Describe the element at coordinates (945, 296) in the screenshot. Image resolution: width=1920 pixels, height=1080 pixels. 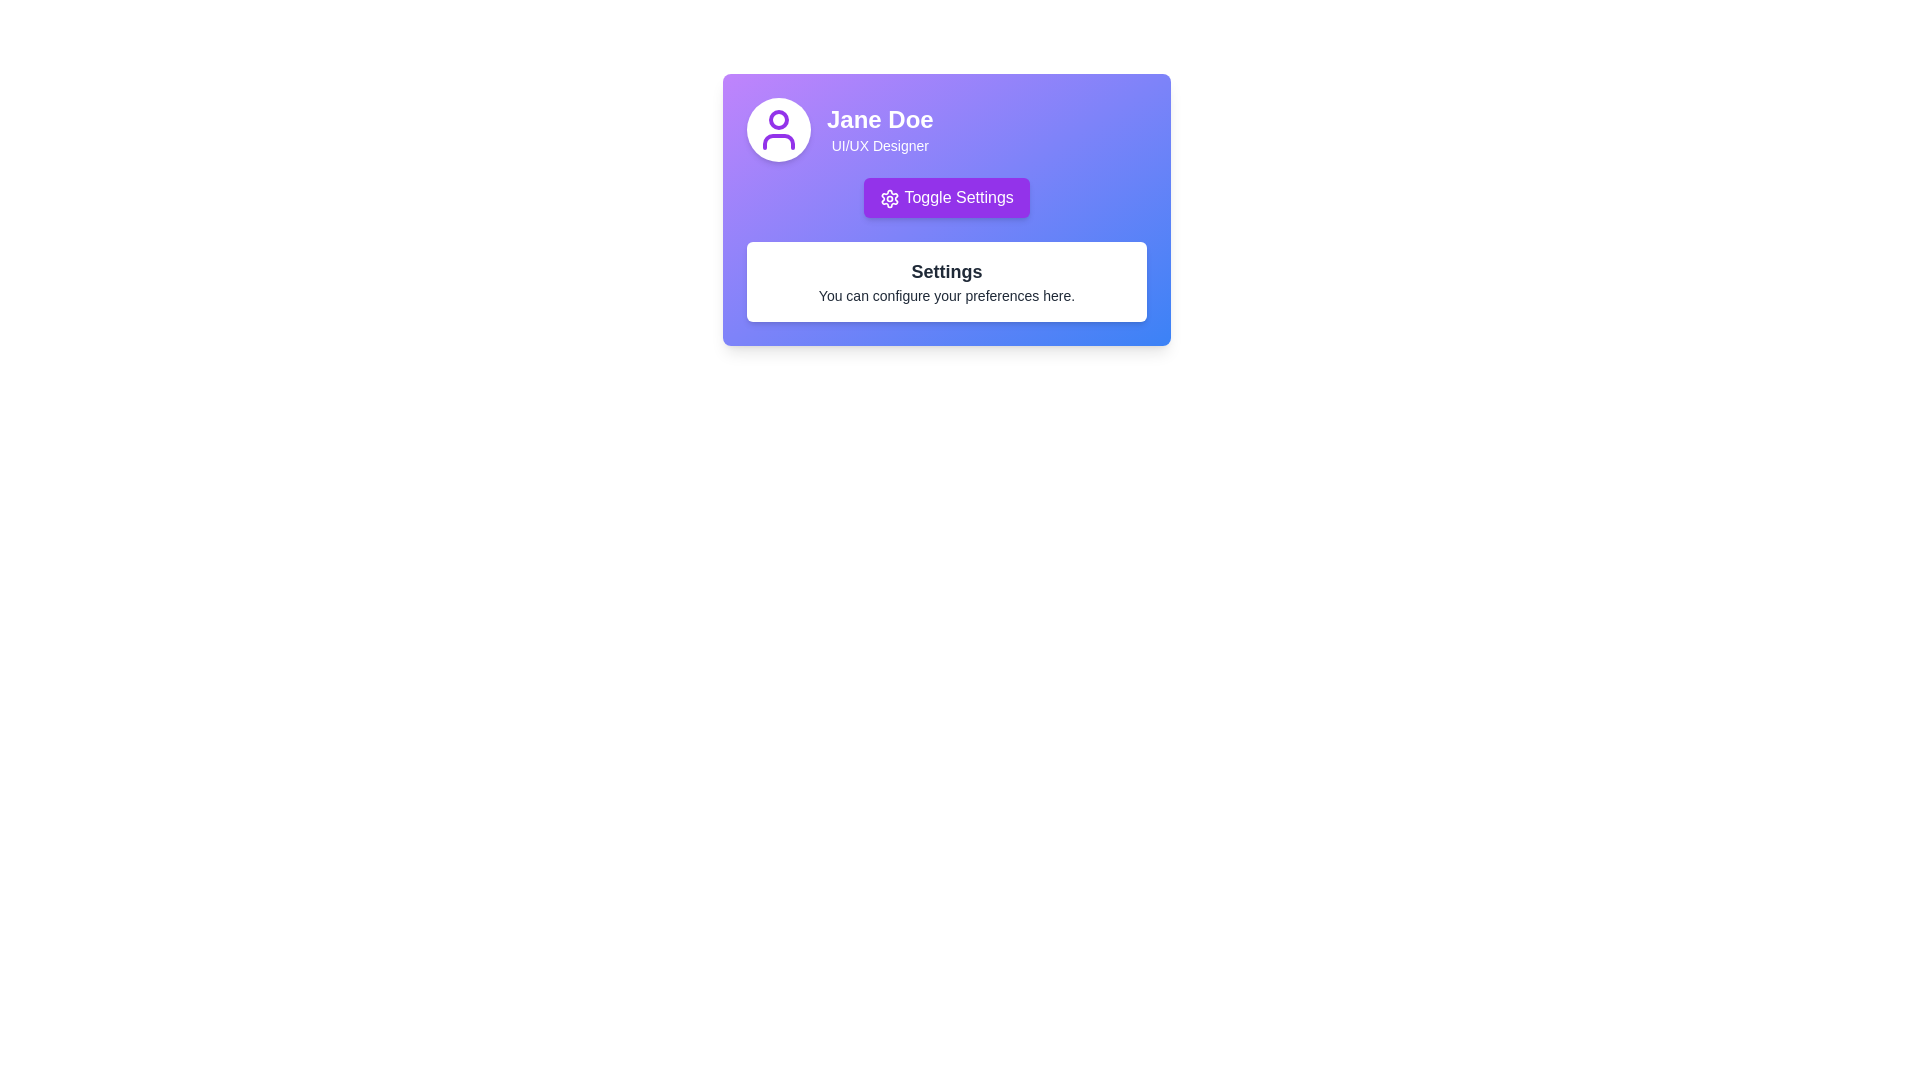
I see `the informational text displaying 'You can configure your preferences here.' which is styled with a smaller font size and is located directly below the title 'Settings.'` at that location.